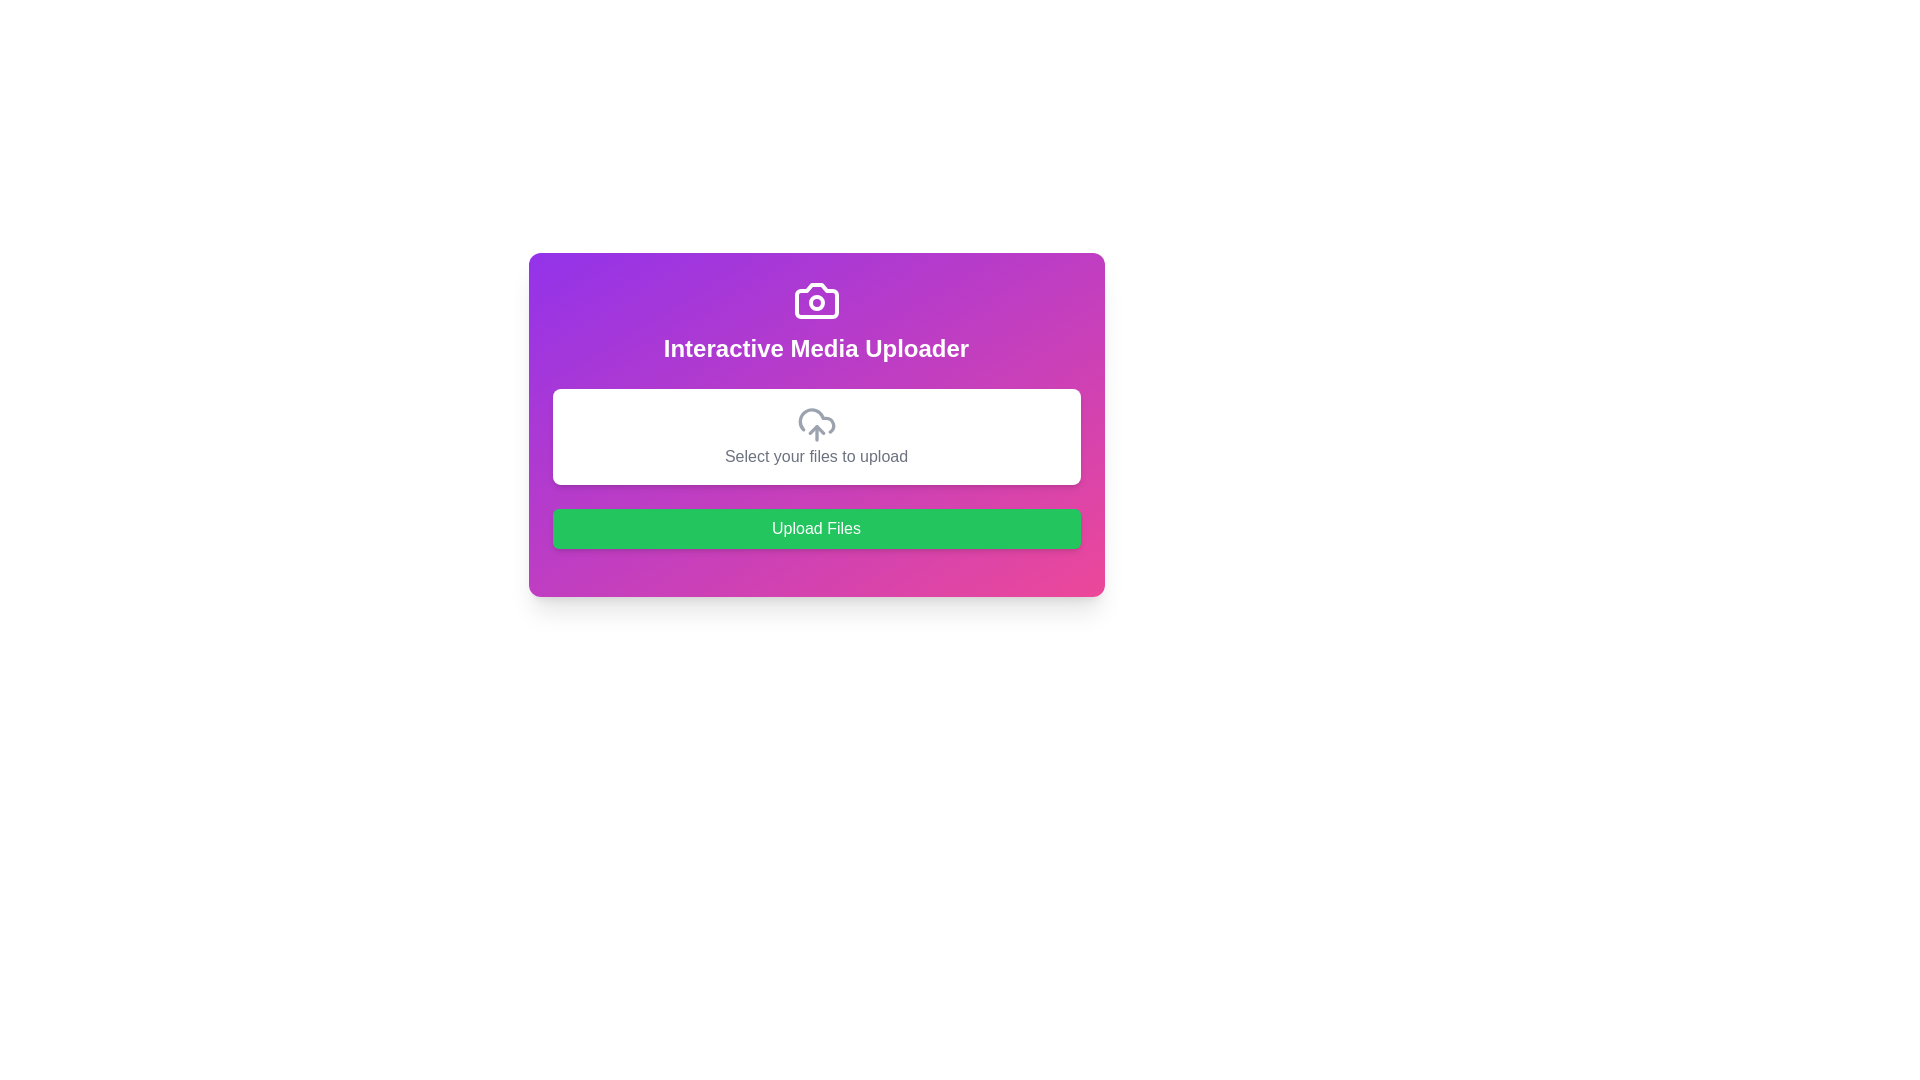 Image resolution: width=1920 pixels, height=1080 pixels. Describe the element at coordinates (816, 420) in the screenshot. I see `the cloud upload icon, which is the middle part of a three-component icon assembly in the interactive media uploader layout` at that location.